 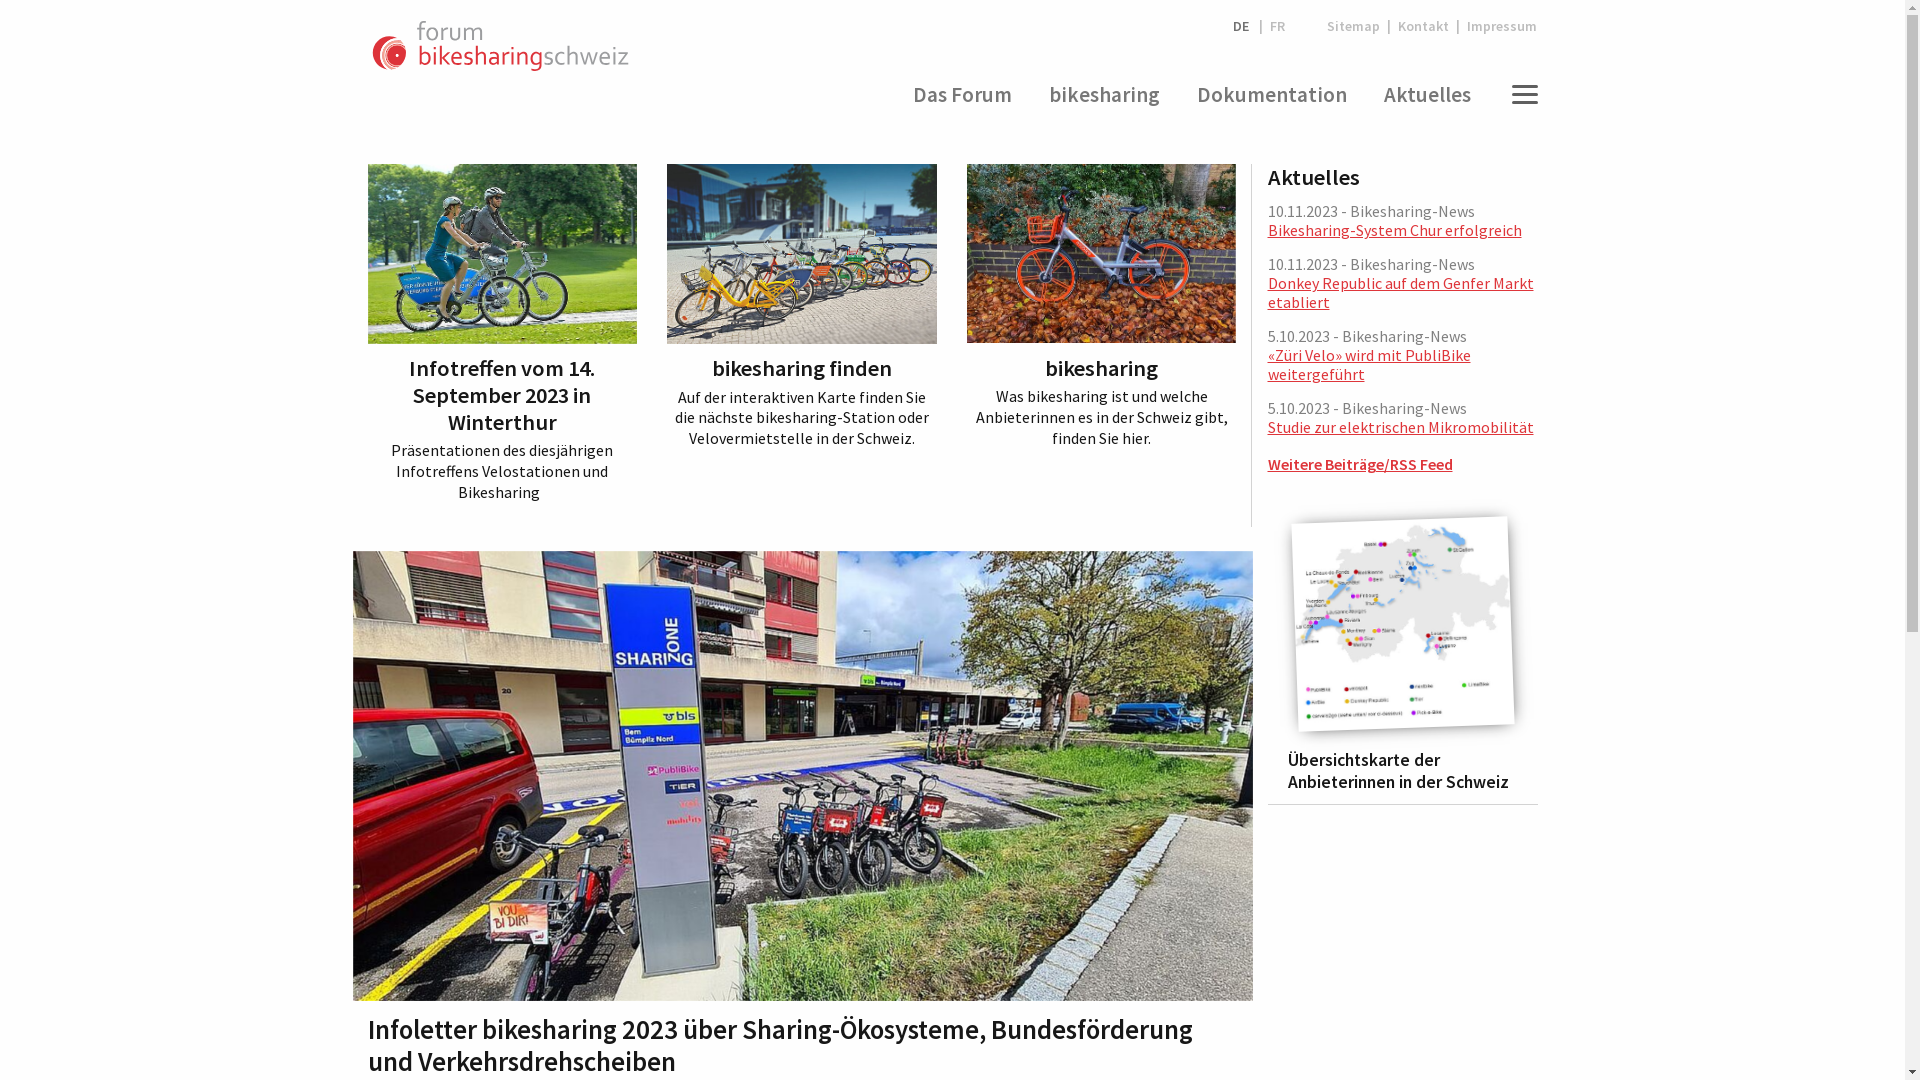 What do you see at coordinates (1103, 95) in the screenshot?
I see `'bikesharing'` at bounding box center [1103, 95].